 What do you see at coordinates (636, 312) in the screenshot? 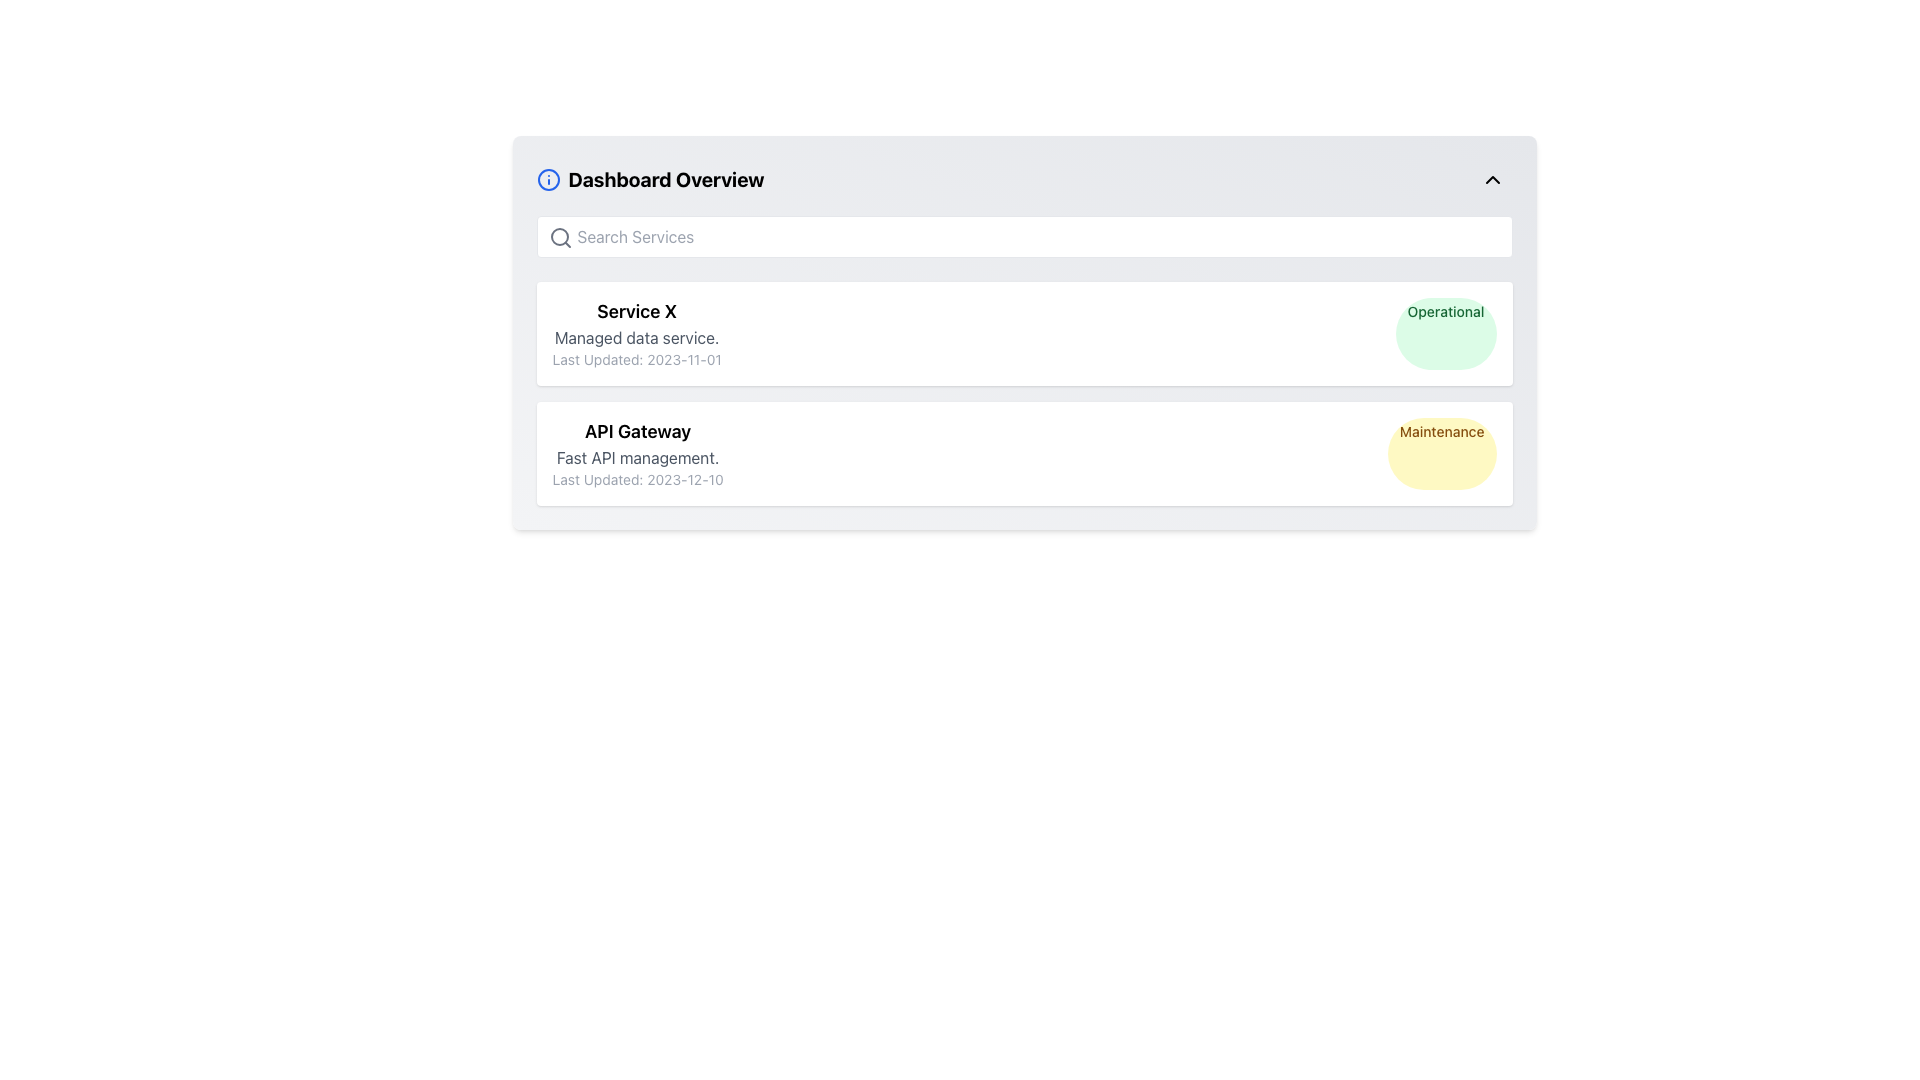
I see `the 'Service X' text label, which is displayed in bold, black font and positioned at the top of the 'Dashboard Overview' section` at bounding box center [636, 312].